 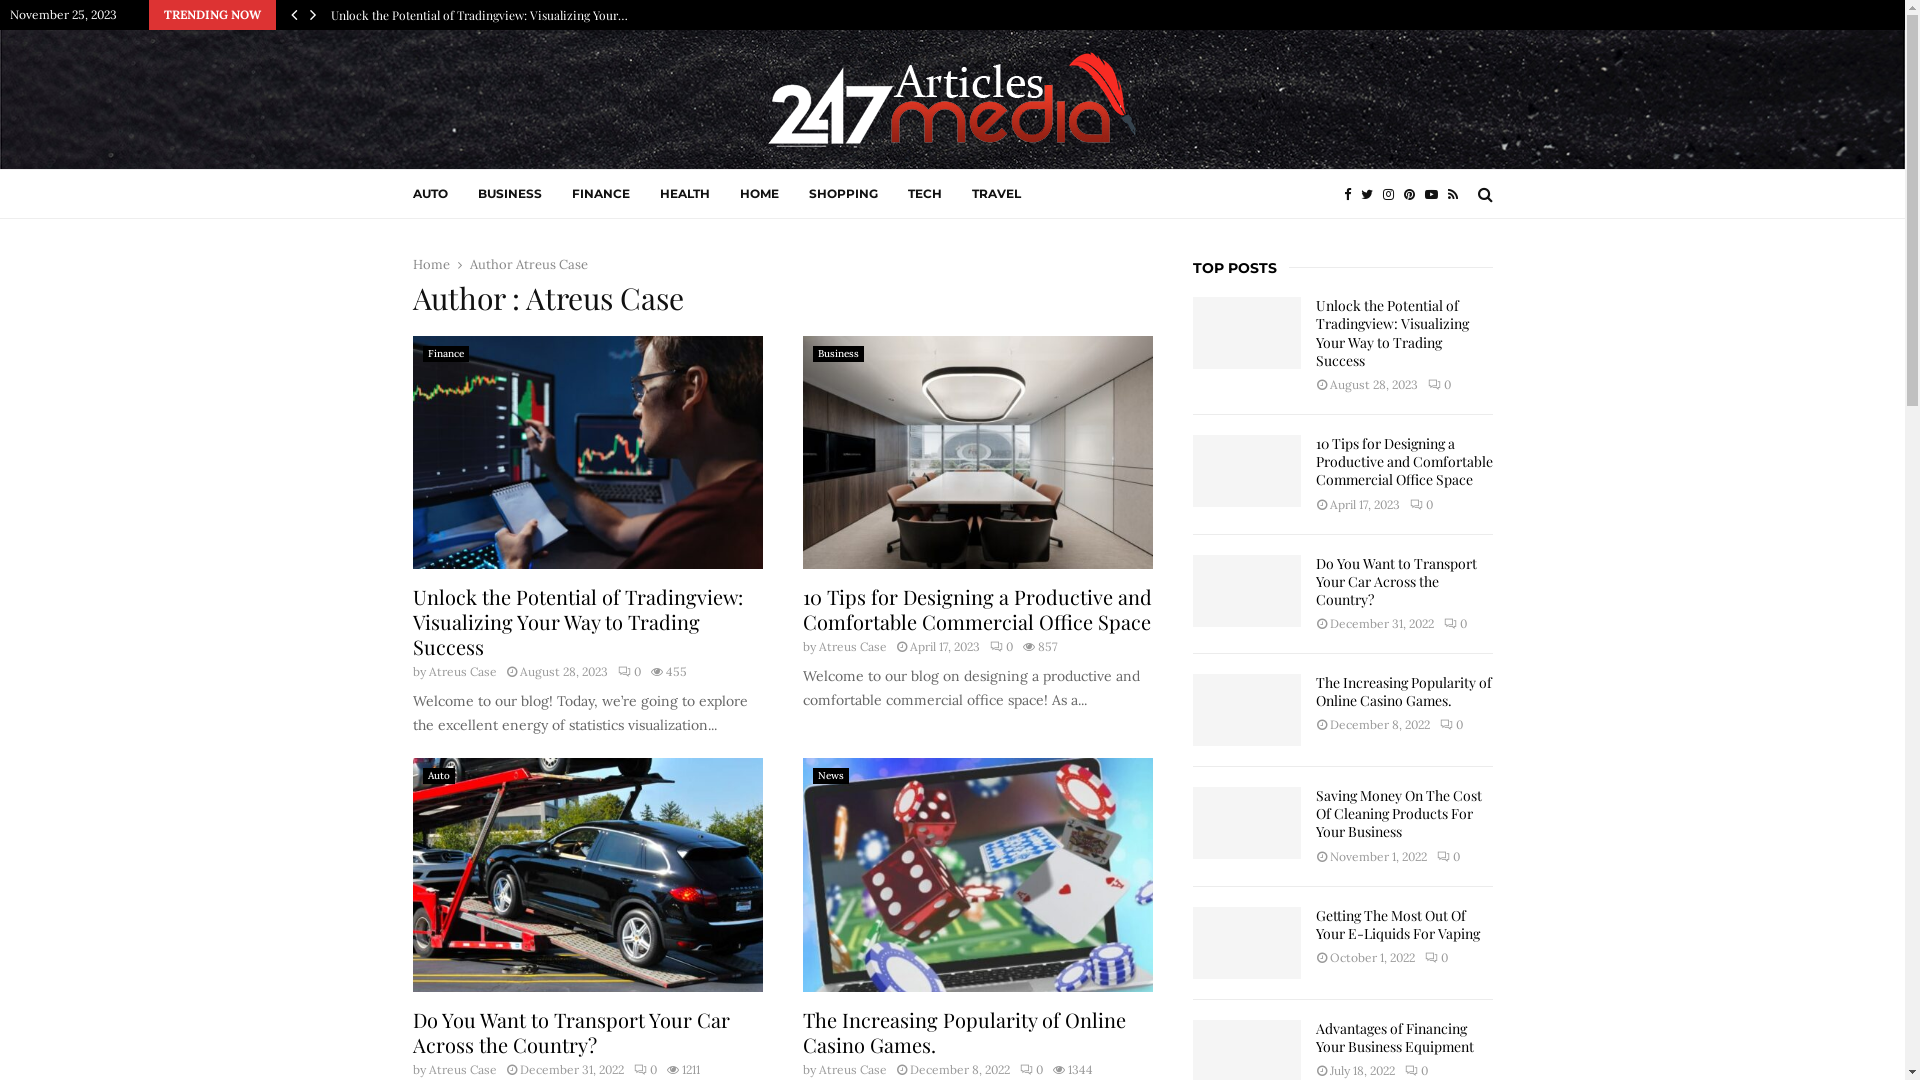 What do you see at coordinates (1001, 646) in the screenshot?
I see `'0'` at bounding box center [1001, 646].